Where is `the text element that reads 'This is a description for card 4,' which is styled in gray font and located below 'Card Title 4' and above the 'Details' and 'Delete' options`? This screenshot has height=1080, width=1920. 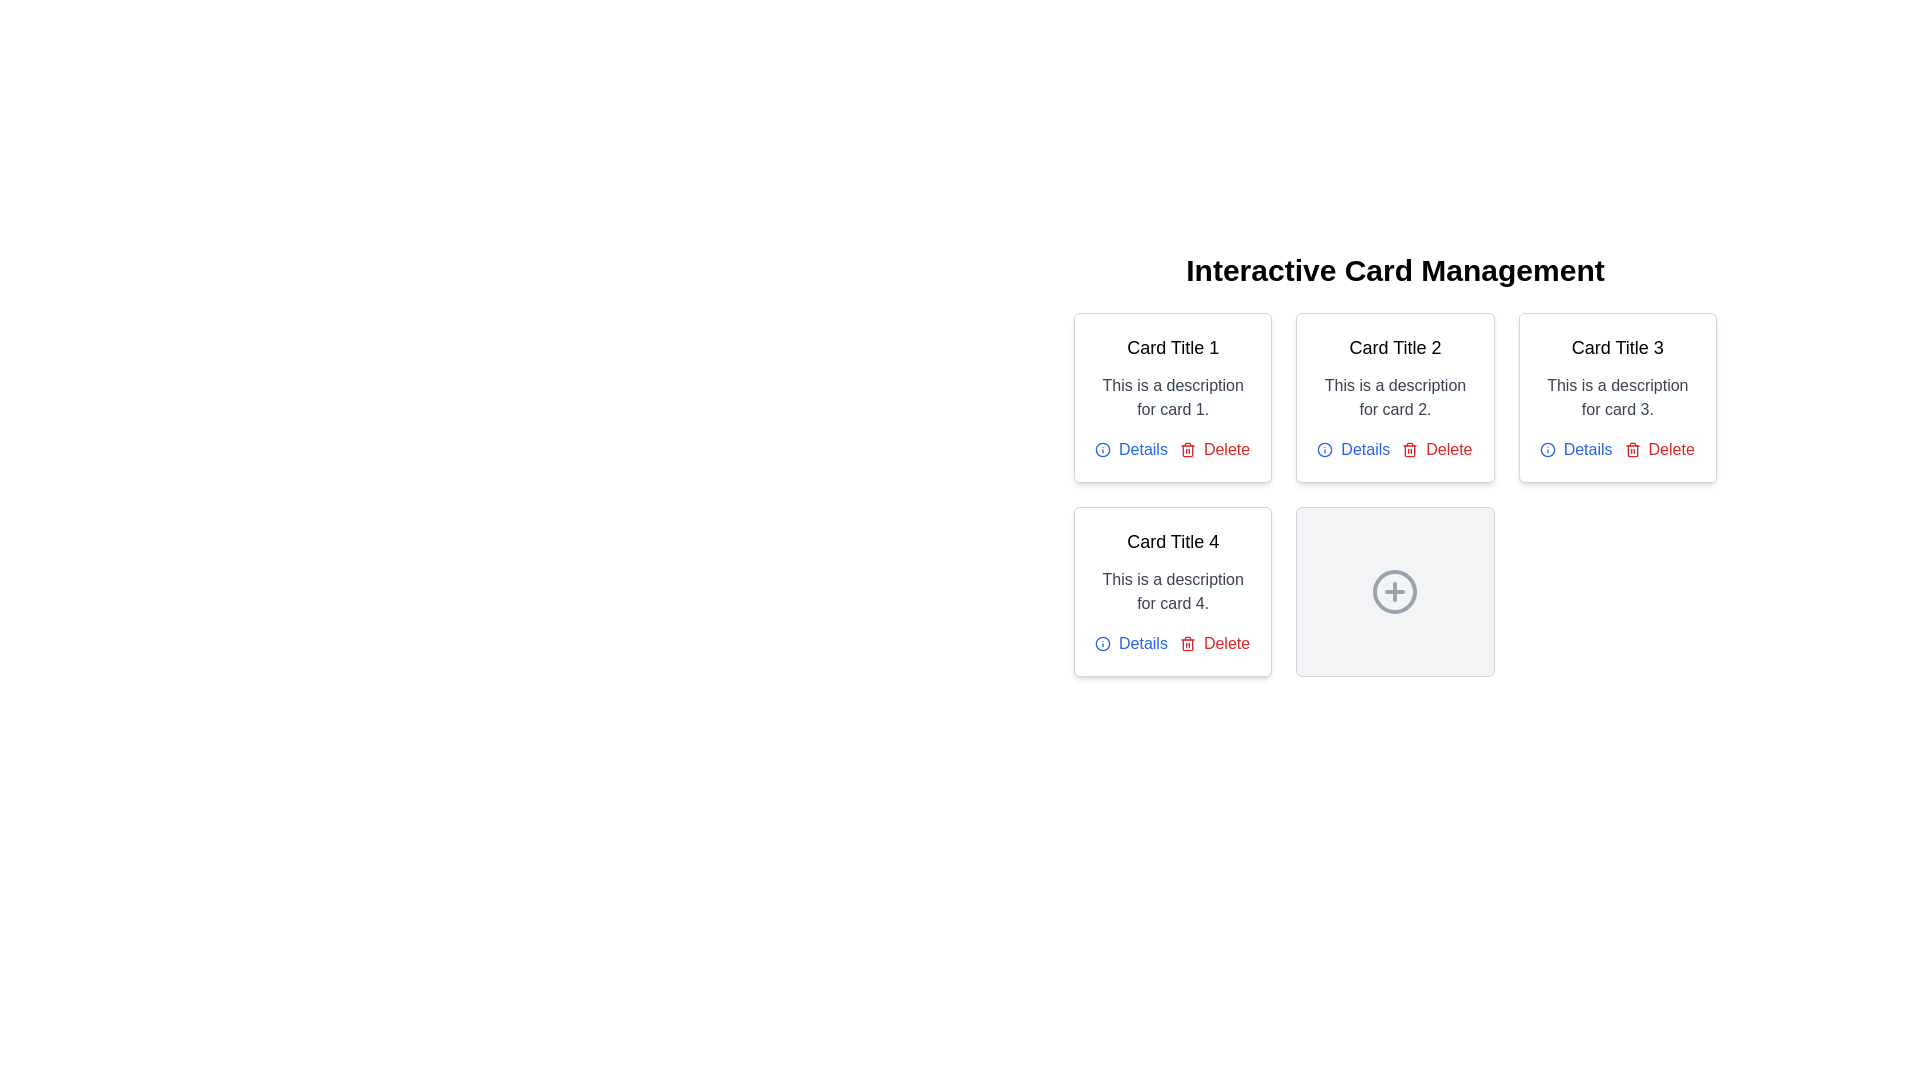
the text element that reads 'This is a description for card 4,' which is styled in gray font and located below 'Card Title 4' and above the 'Details' and 'Delete' options is located at coordinates (1173, 590).